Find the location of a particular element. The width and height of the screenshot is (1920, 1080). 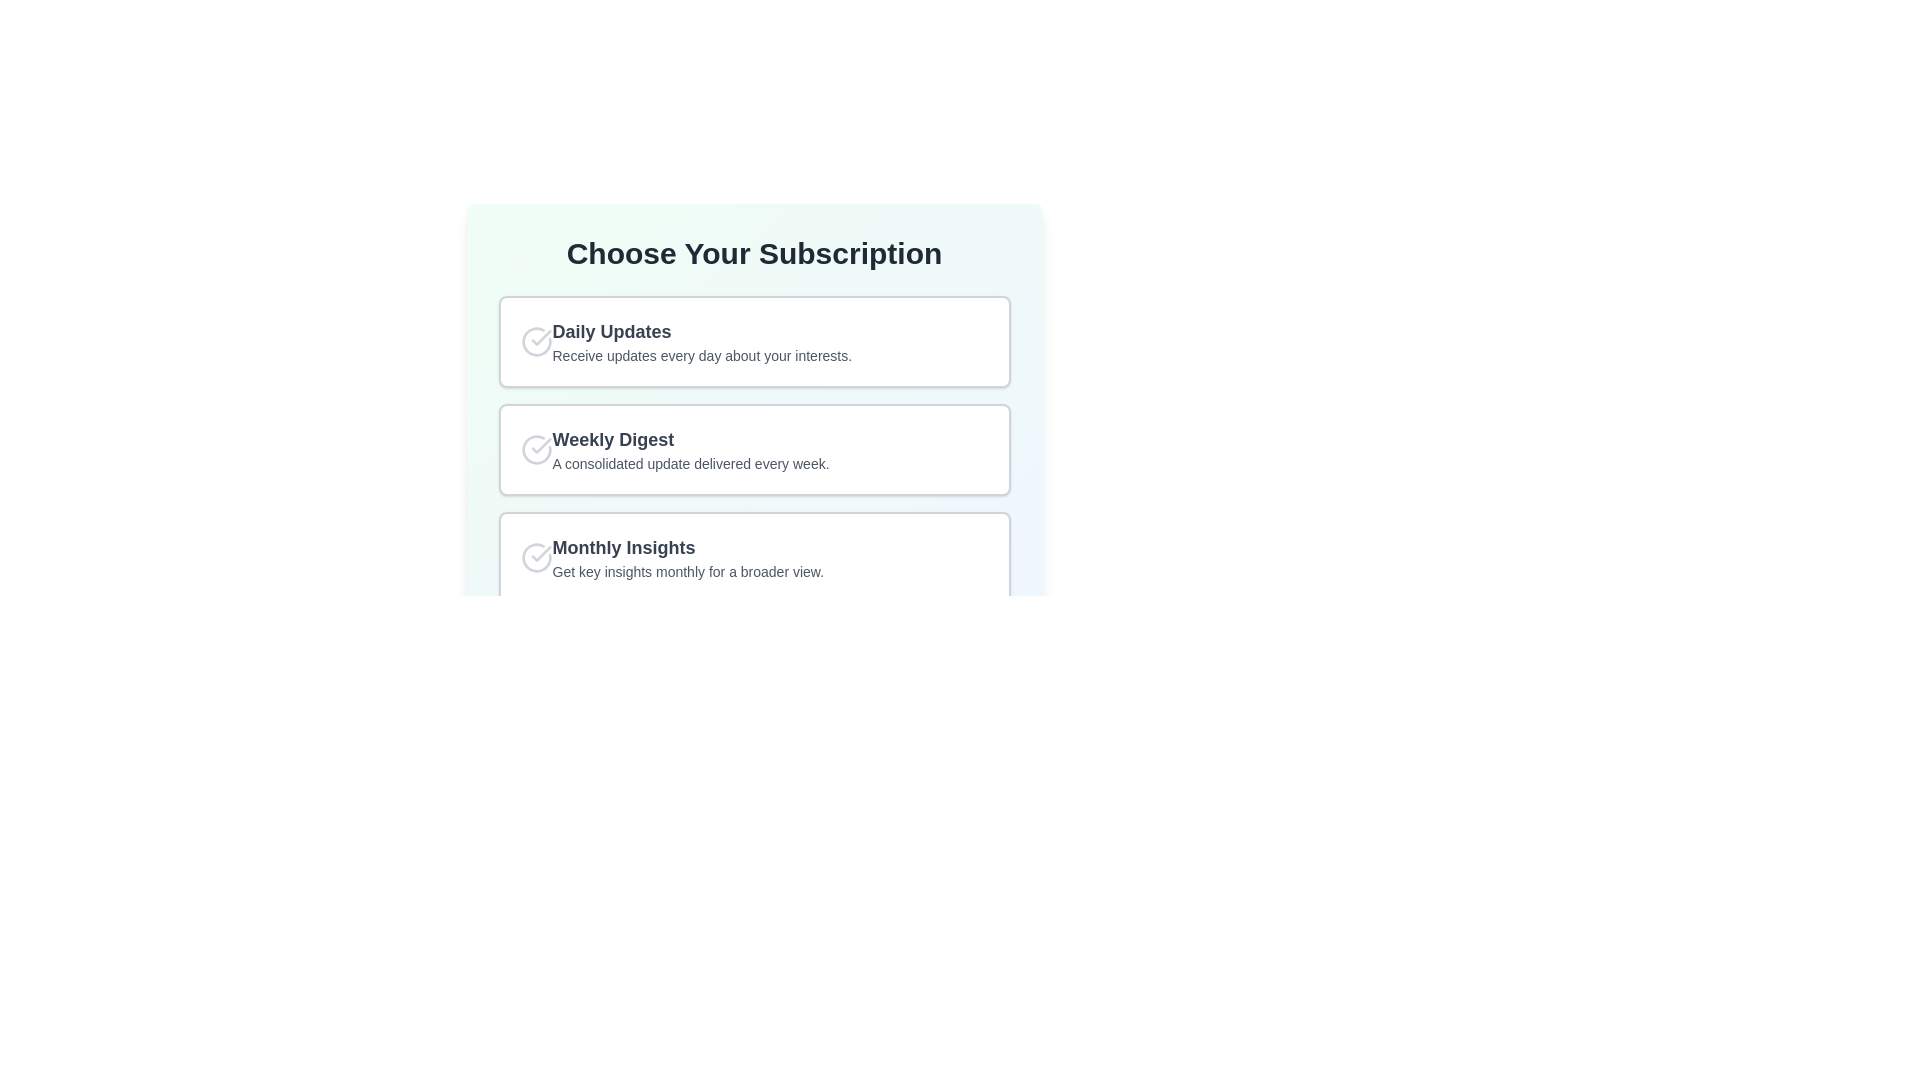

the light gray text label that reads 'Receive updates every day about your interests.' which is located below the 'Daily Updates' title is located at coordinates (702, 354).